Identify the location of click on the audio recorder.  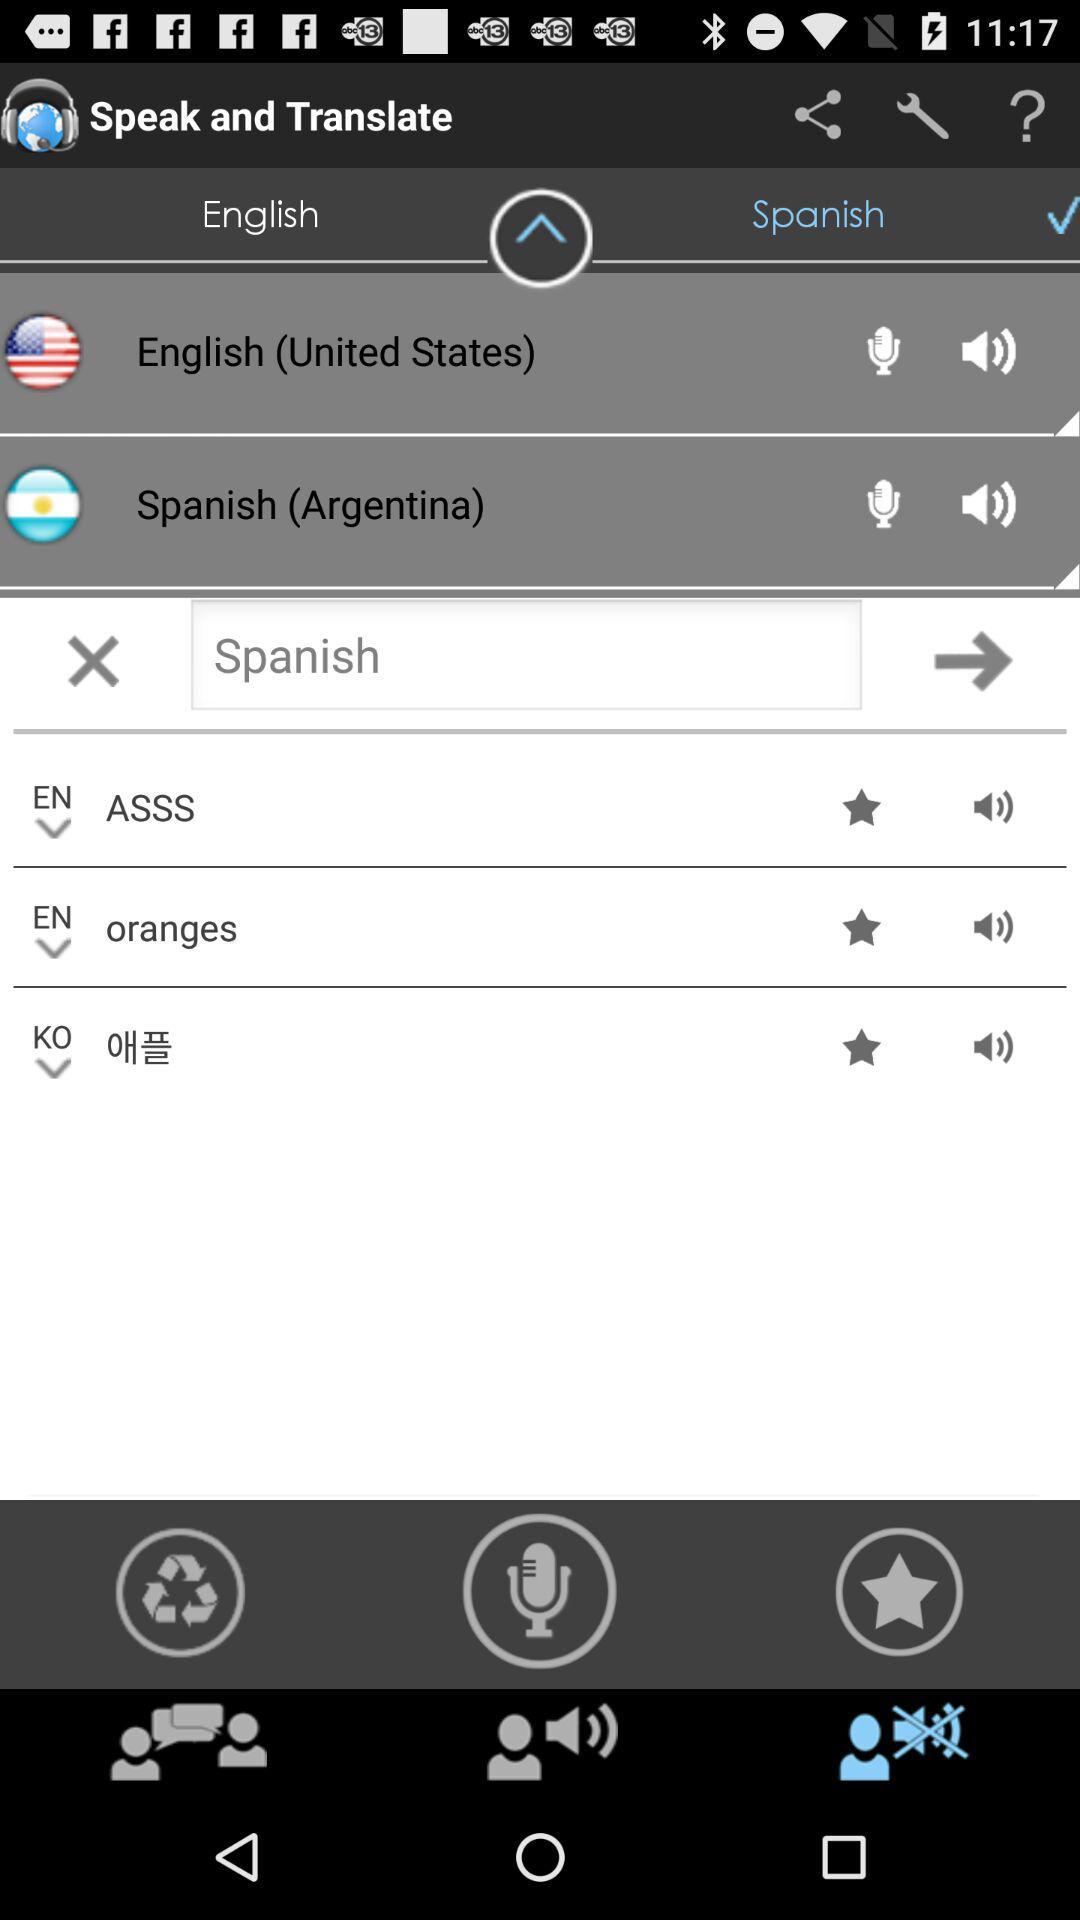
(540, 1590).